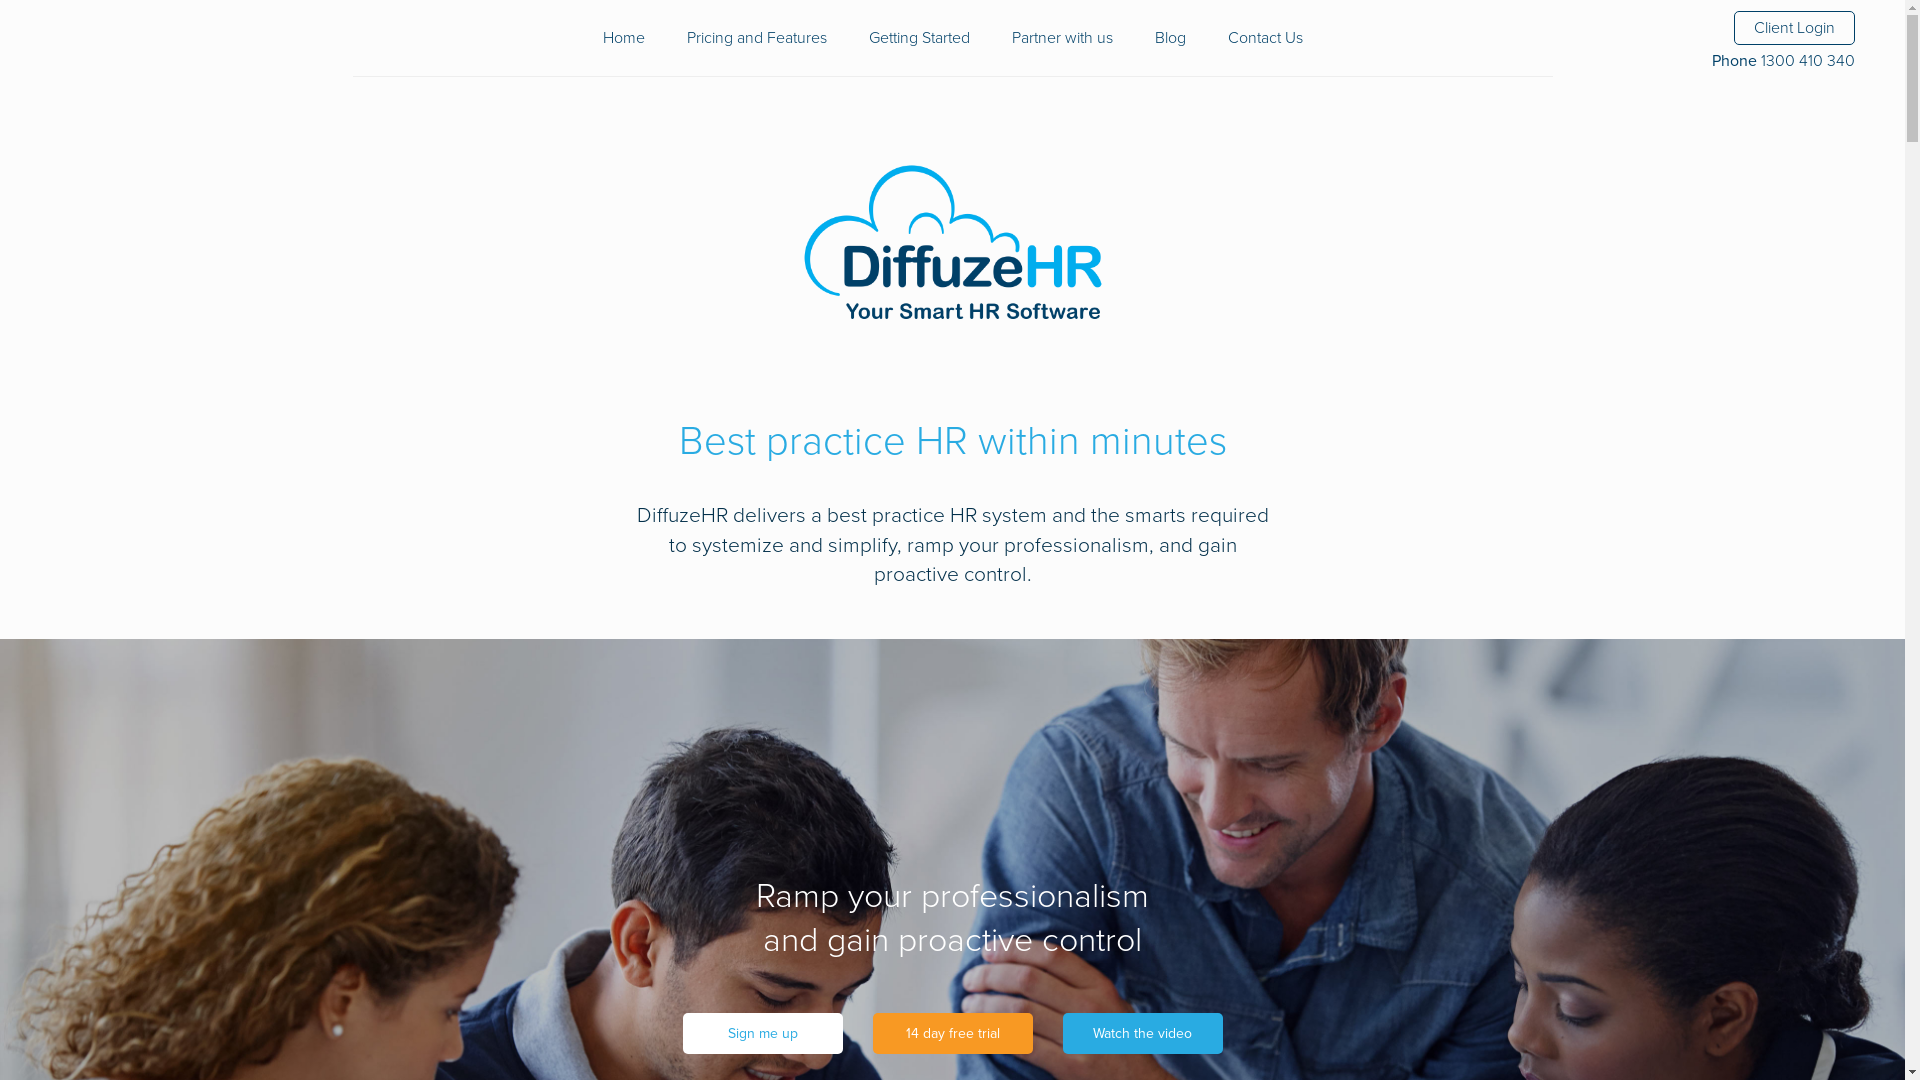  I want to click on 'Pricing and Features', so click(755, 38).